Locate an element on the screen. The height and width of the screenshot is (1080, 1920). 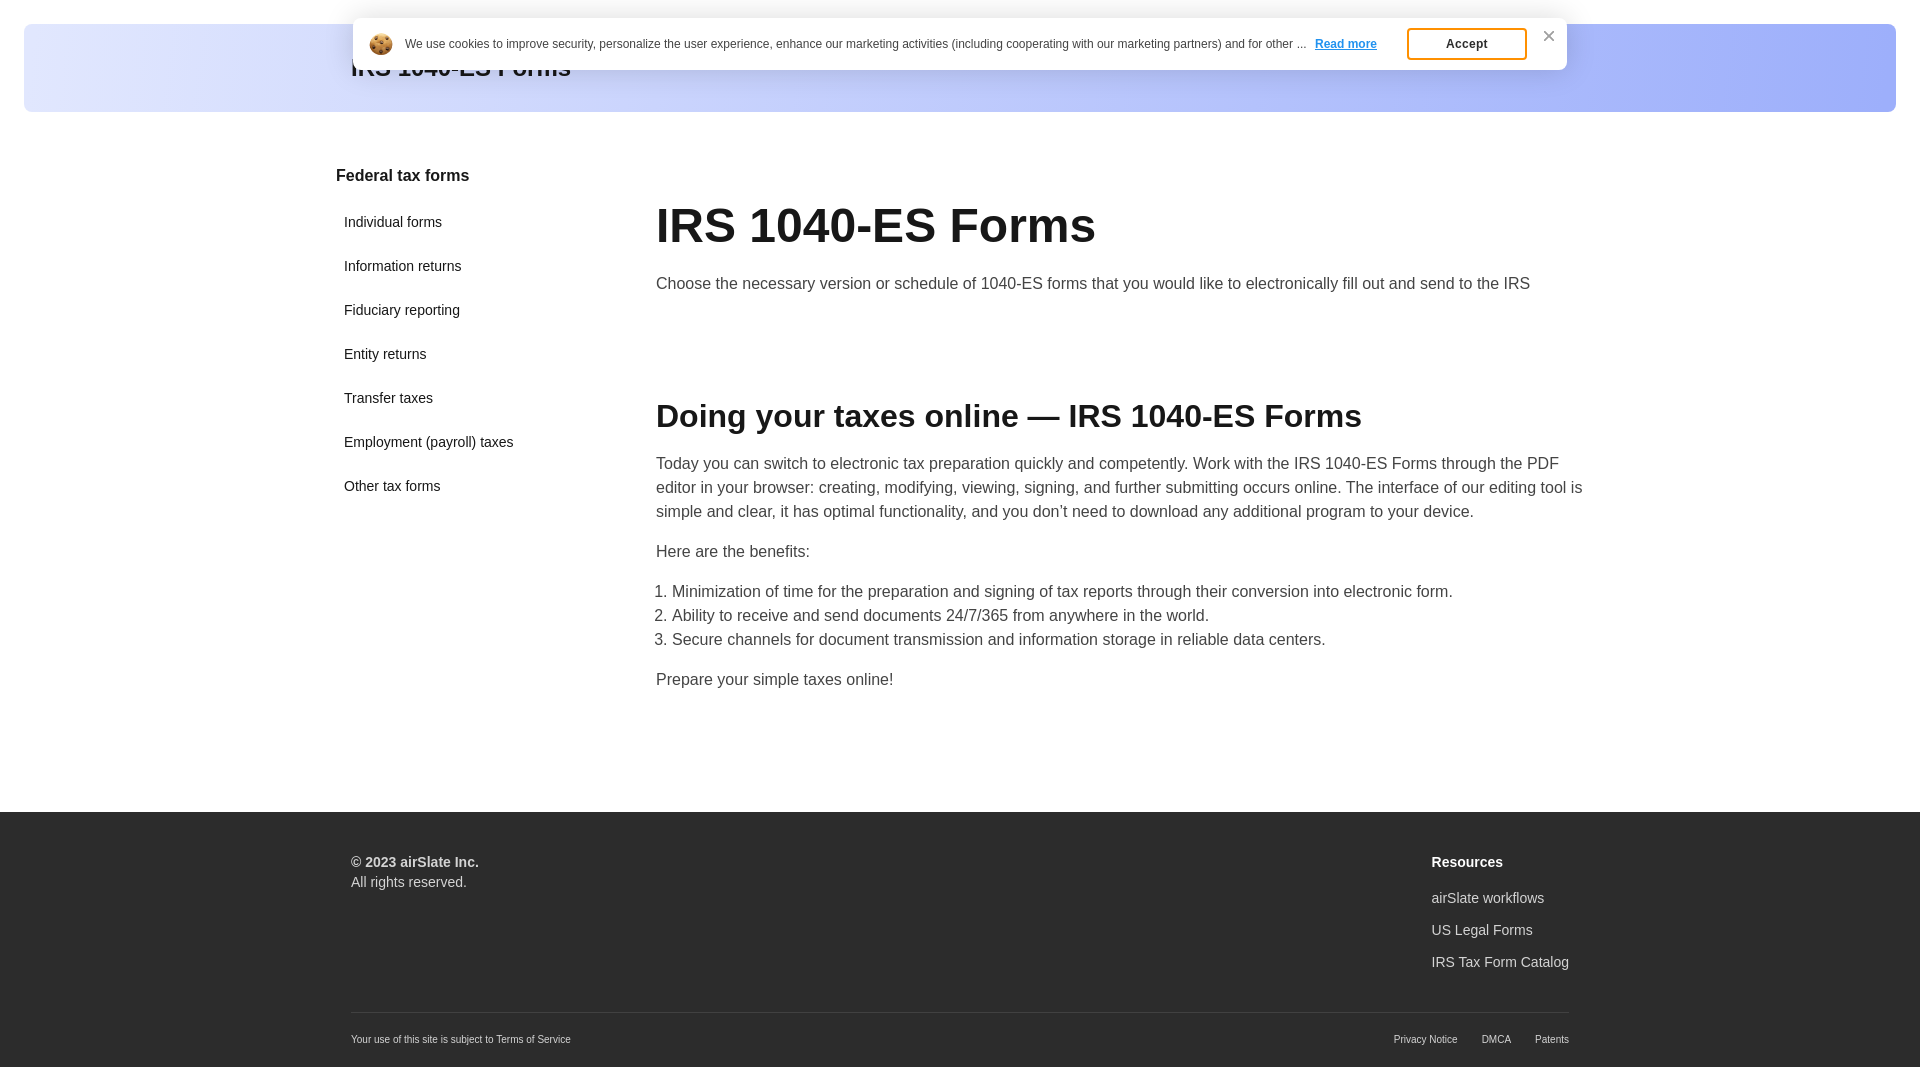
'IRS Tax Form Catalog' is located at coordinates (1500, 960).